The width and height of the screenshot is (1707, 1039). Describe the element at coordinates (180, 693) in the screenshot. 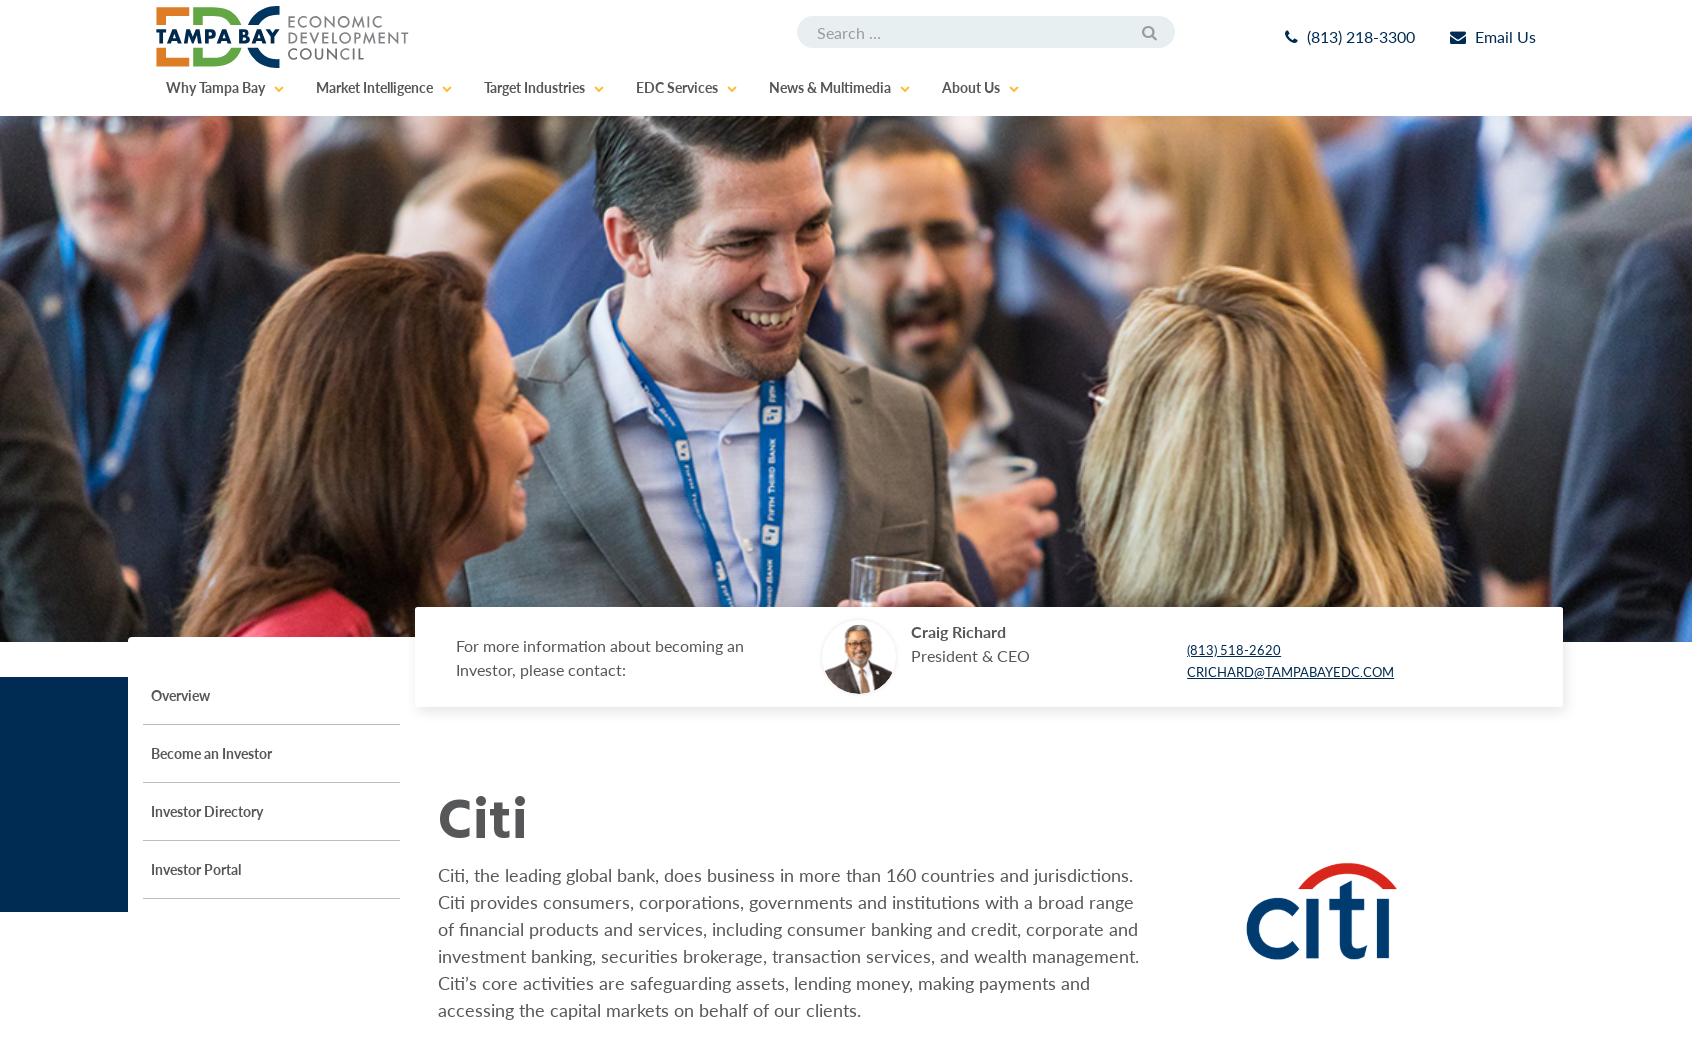

I see `'Overview'` at that location.